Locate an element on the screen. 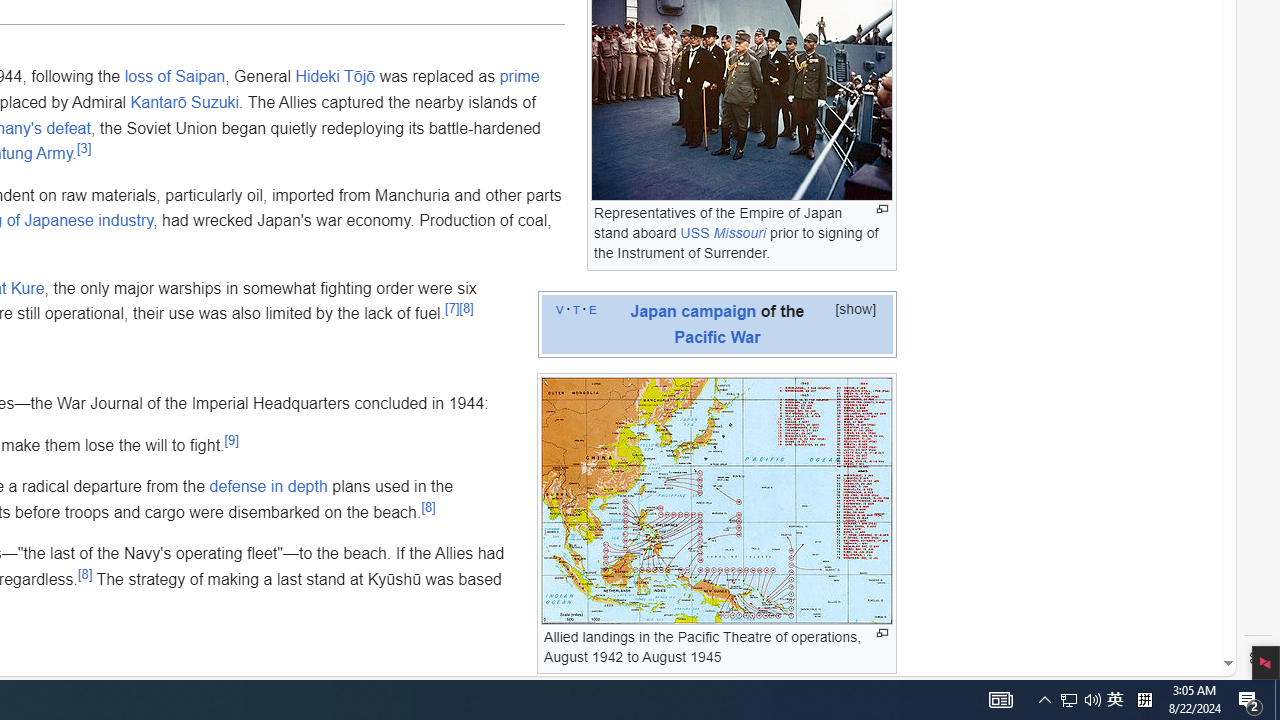  'Class: mw-file-description' is located at coordinates (716, 499).